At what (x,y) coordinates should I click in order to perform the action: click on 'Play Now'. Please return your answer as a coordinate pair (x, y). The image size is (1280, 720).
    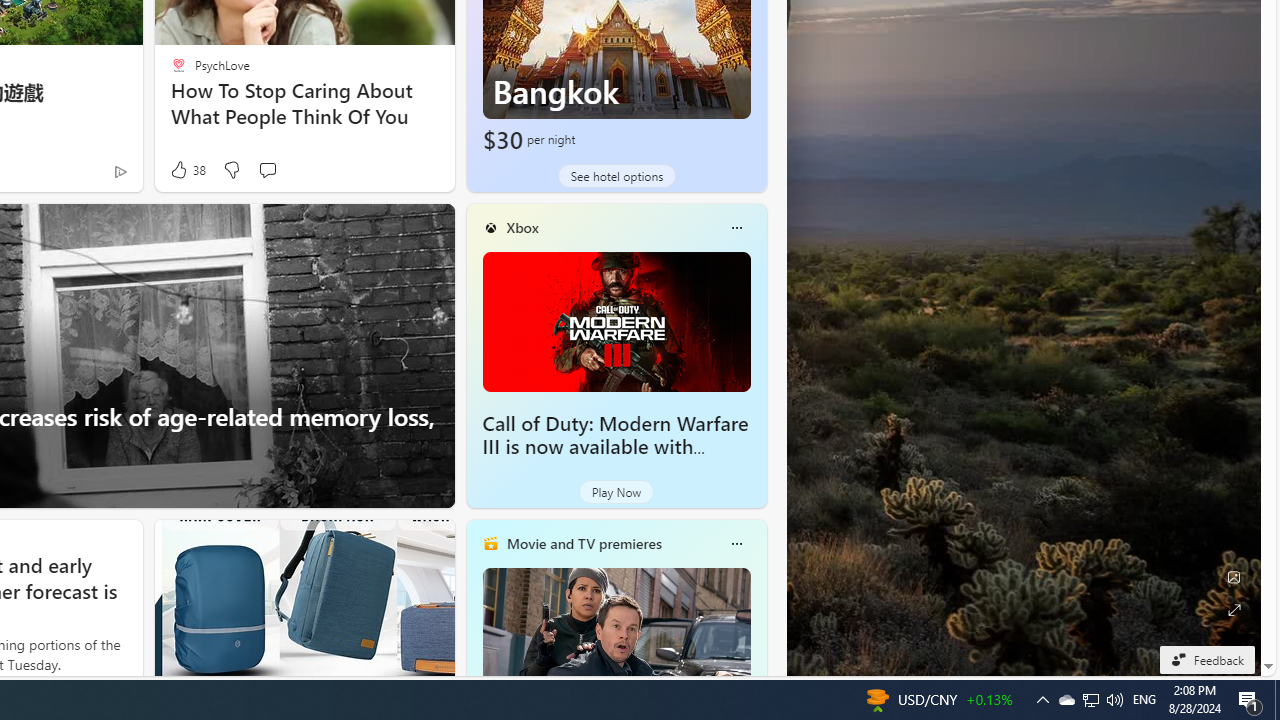
    Looking at the image, I should click on (615, 492).